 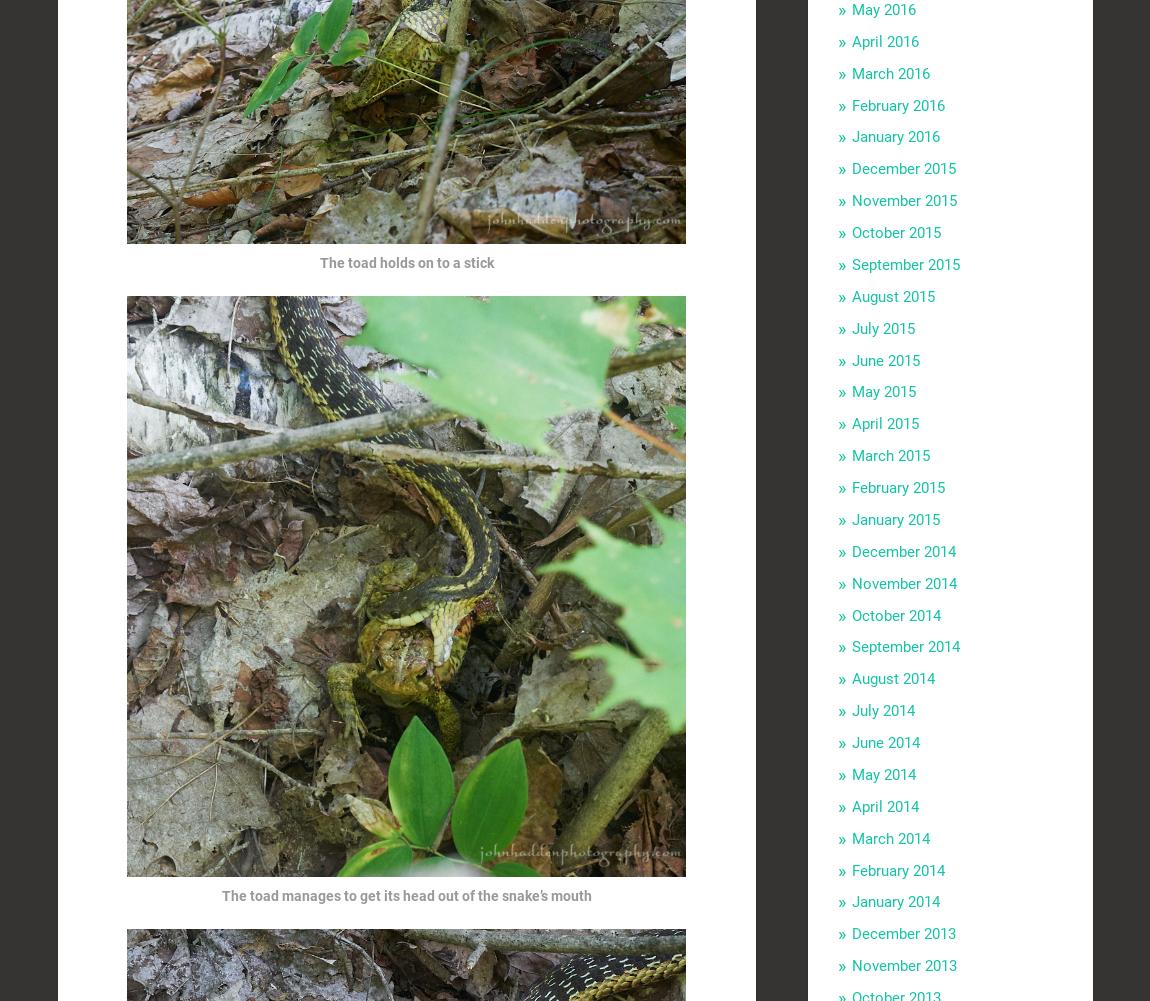 I want to click on 'May 2015', so click(x=882, y=390).